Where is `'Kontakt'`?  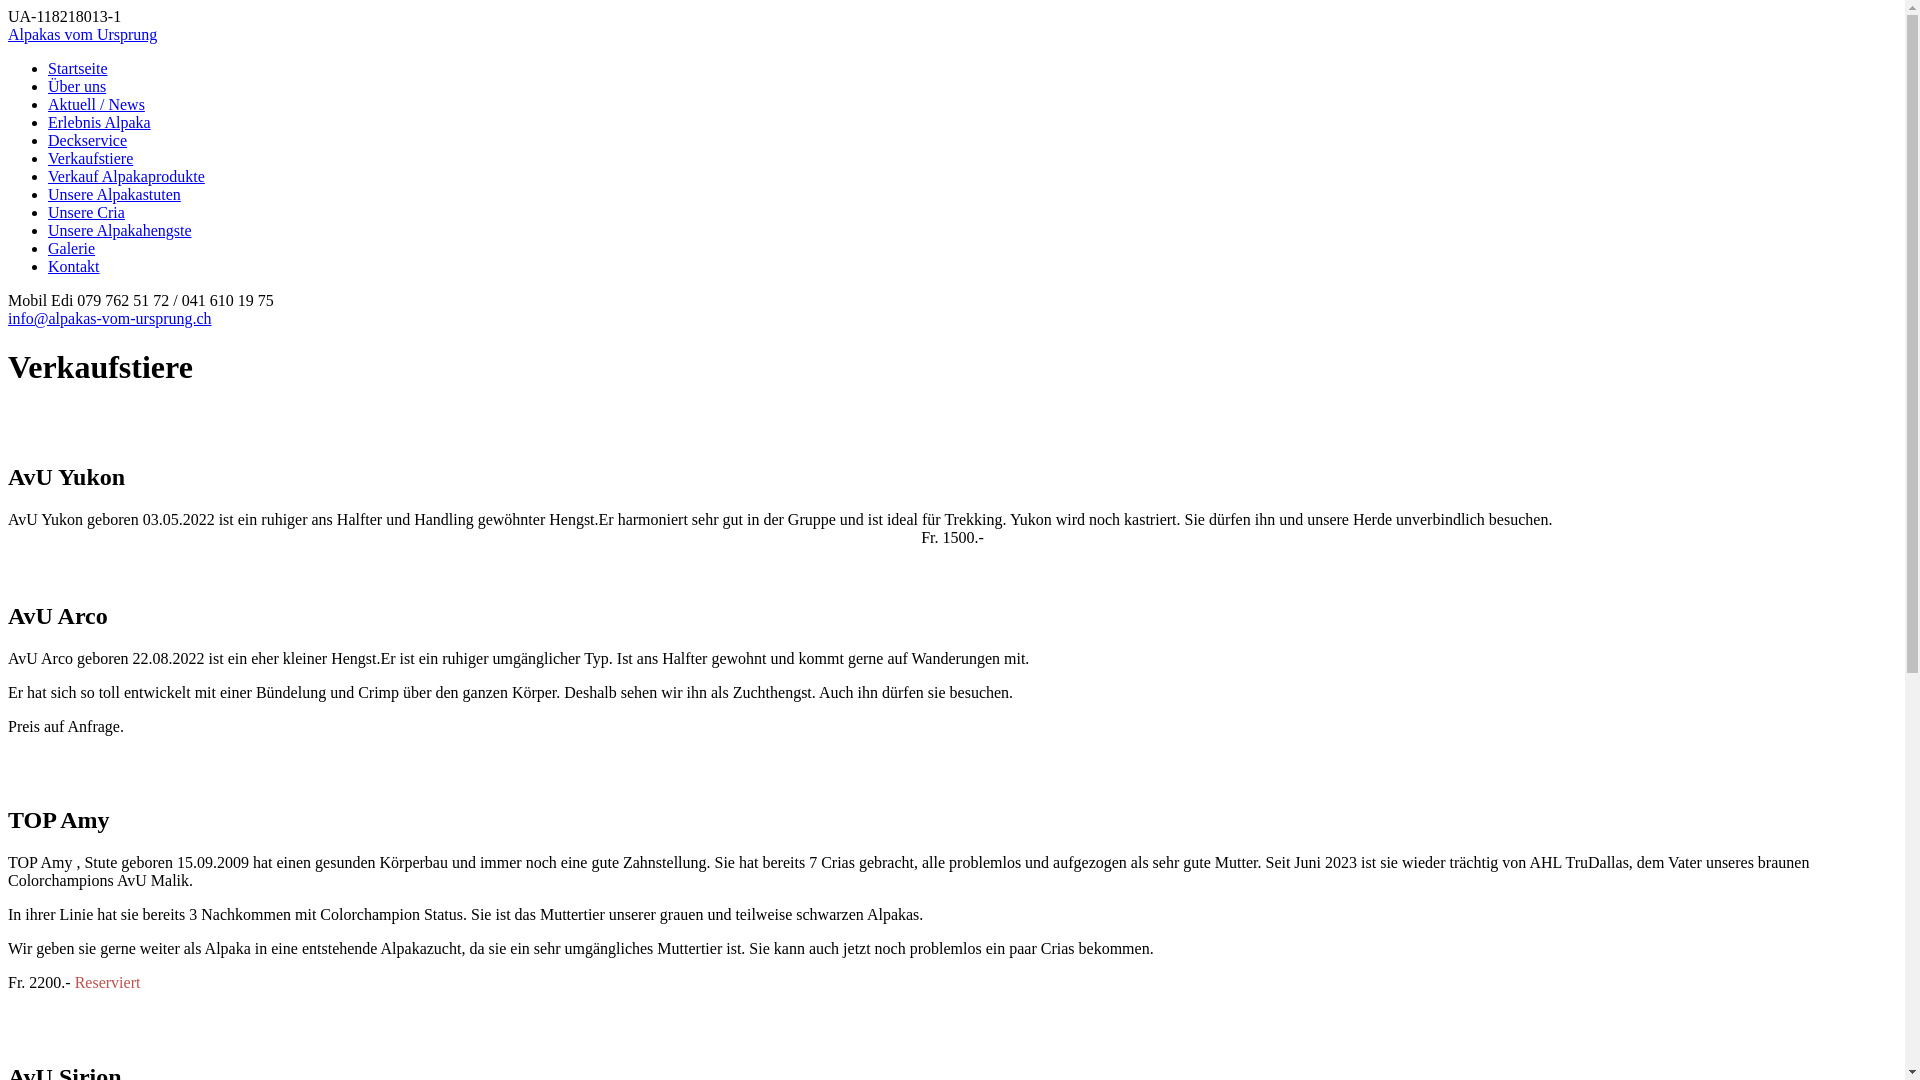
'Kontakt' is located at coordinates (48, 265).